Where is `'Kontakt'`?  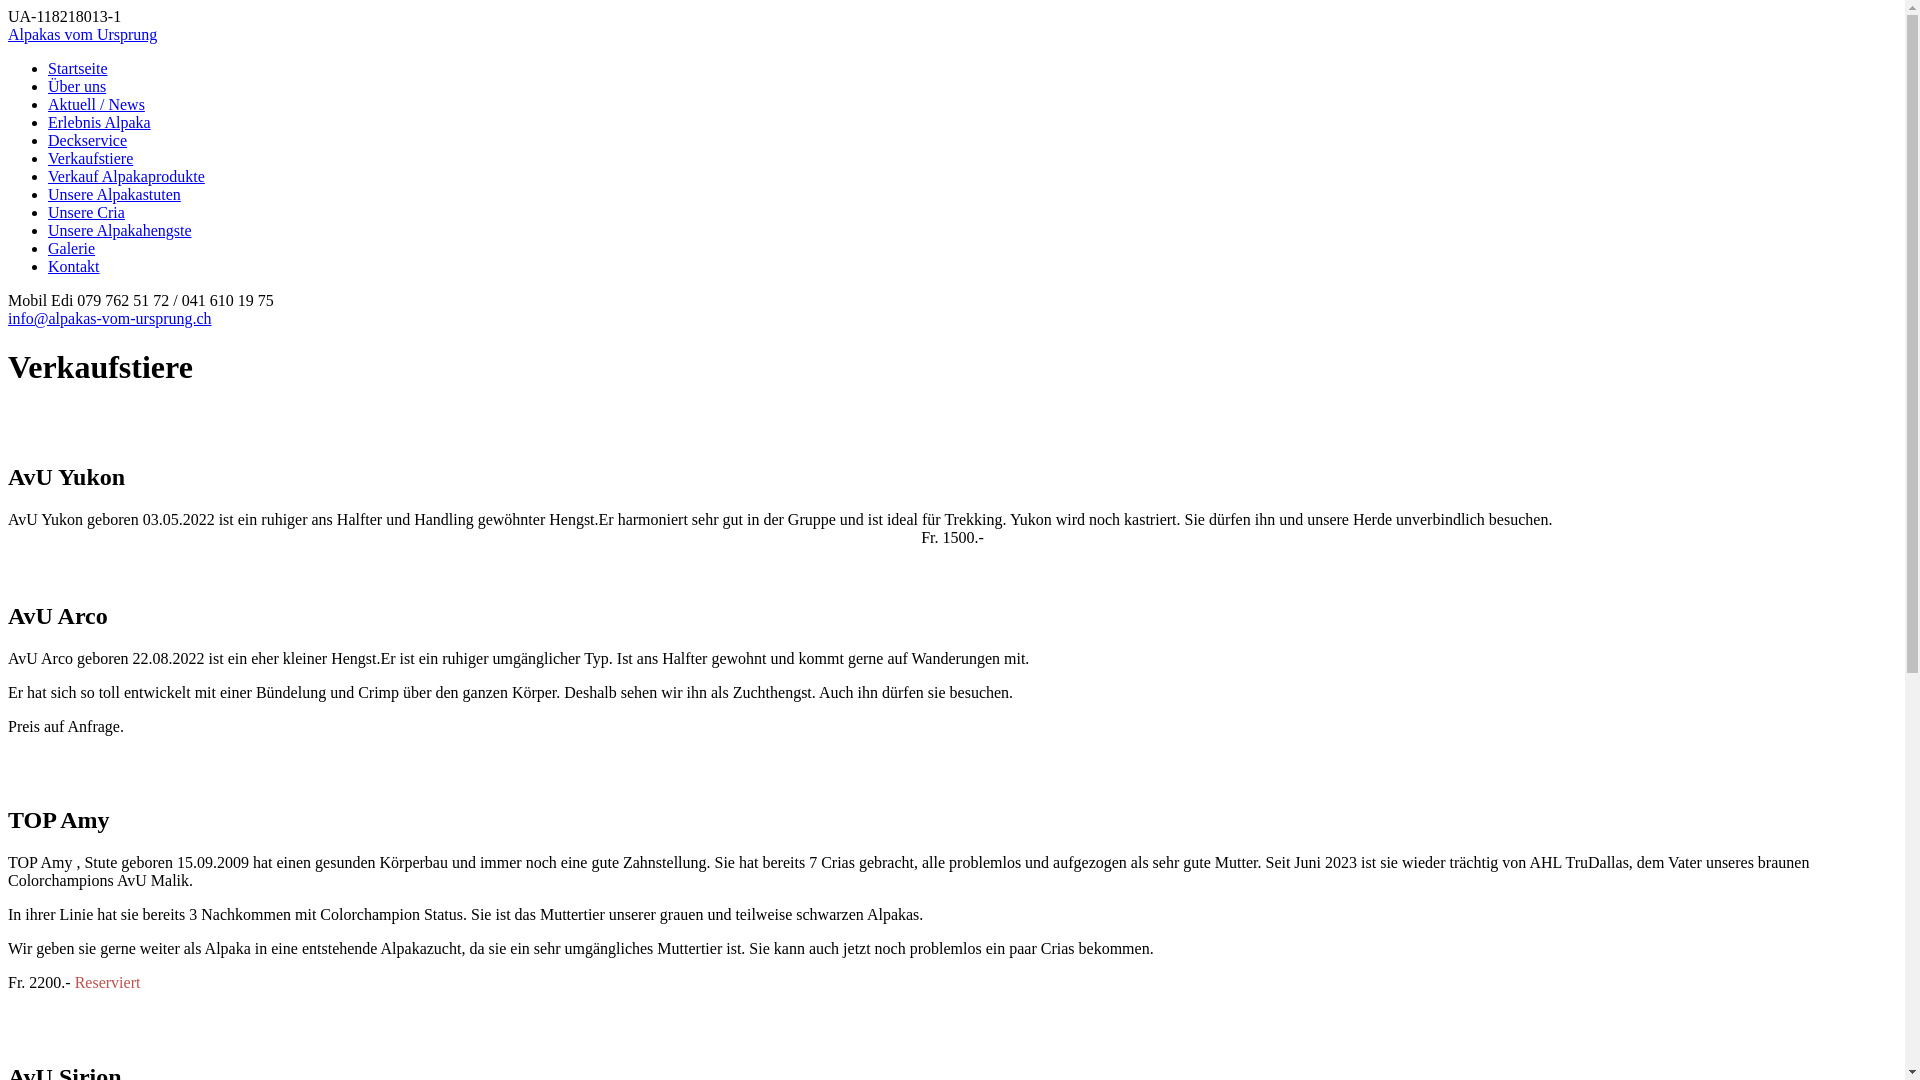
'Kontakt' is located at coordinates (48, 265).